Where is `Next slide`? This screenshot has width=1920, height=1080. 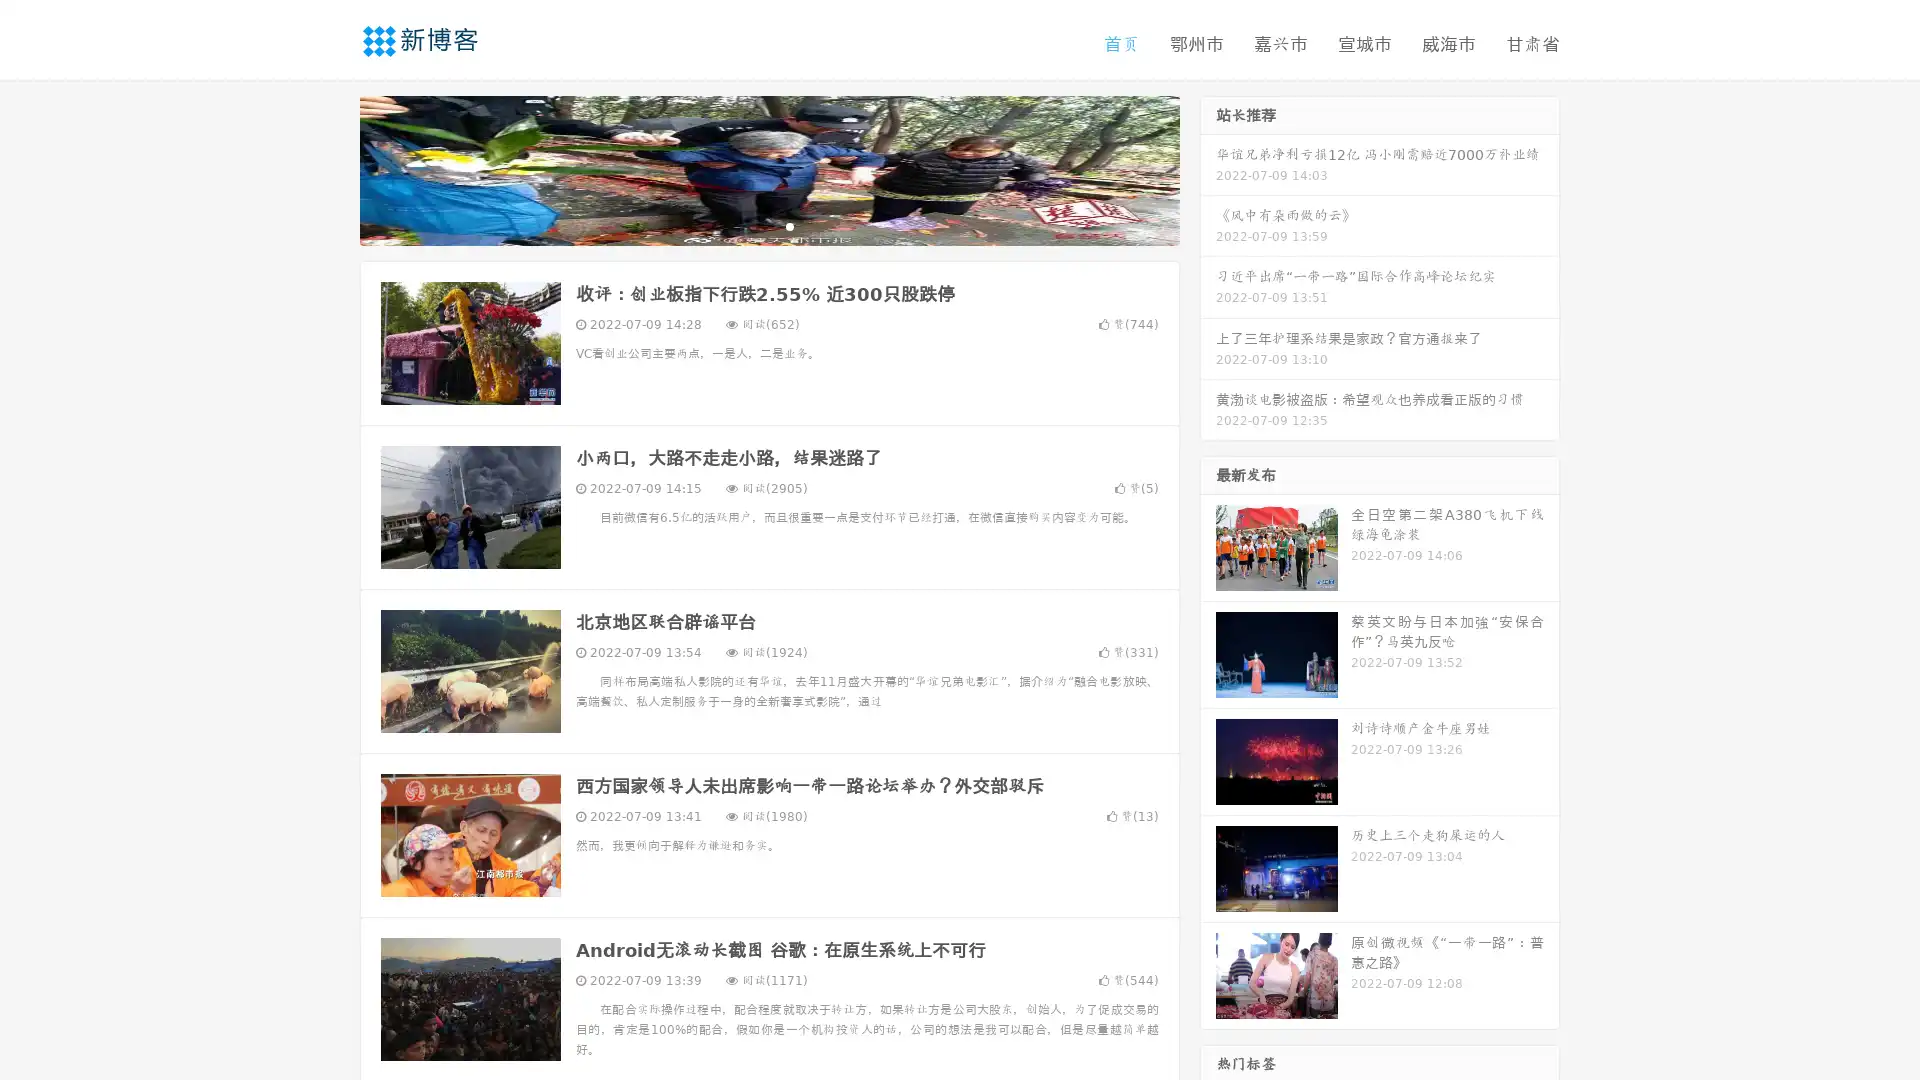 Next slide is located at coordinates (1208, 168).